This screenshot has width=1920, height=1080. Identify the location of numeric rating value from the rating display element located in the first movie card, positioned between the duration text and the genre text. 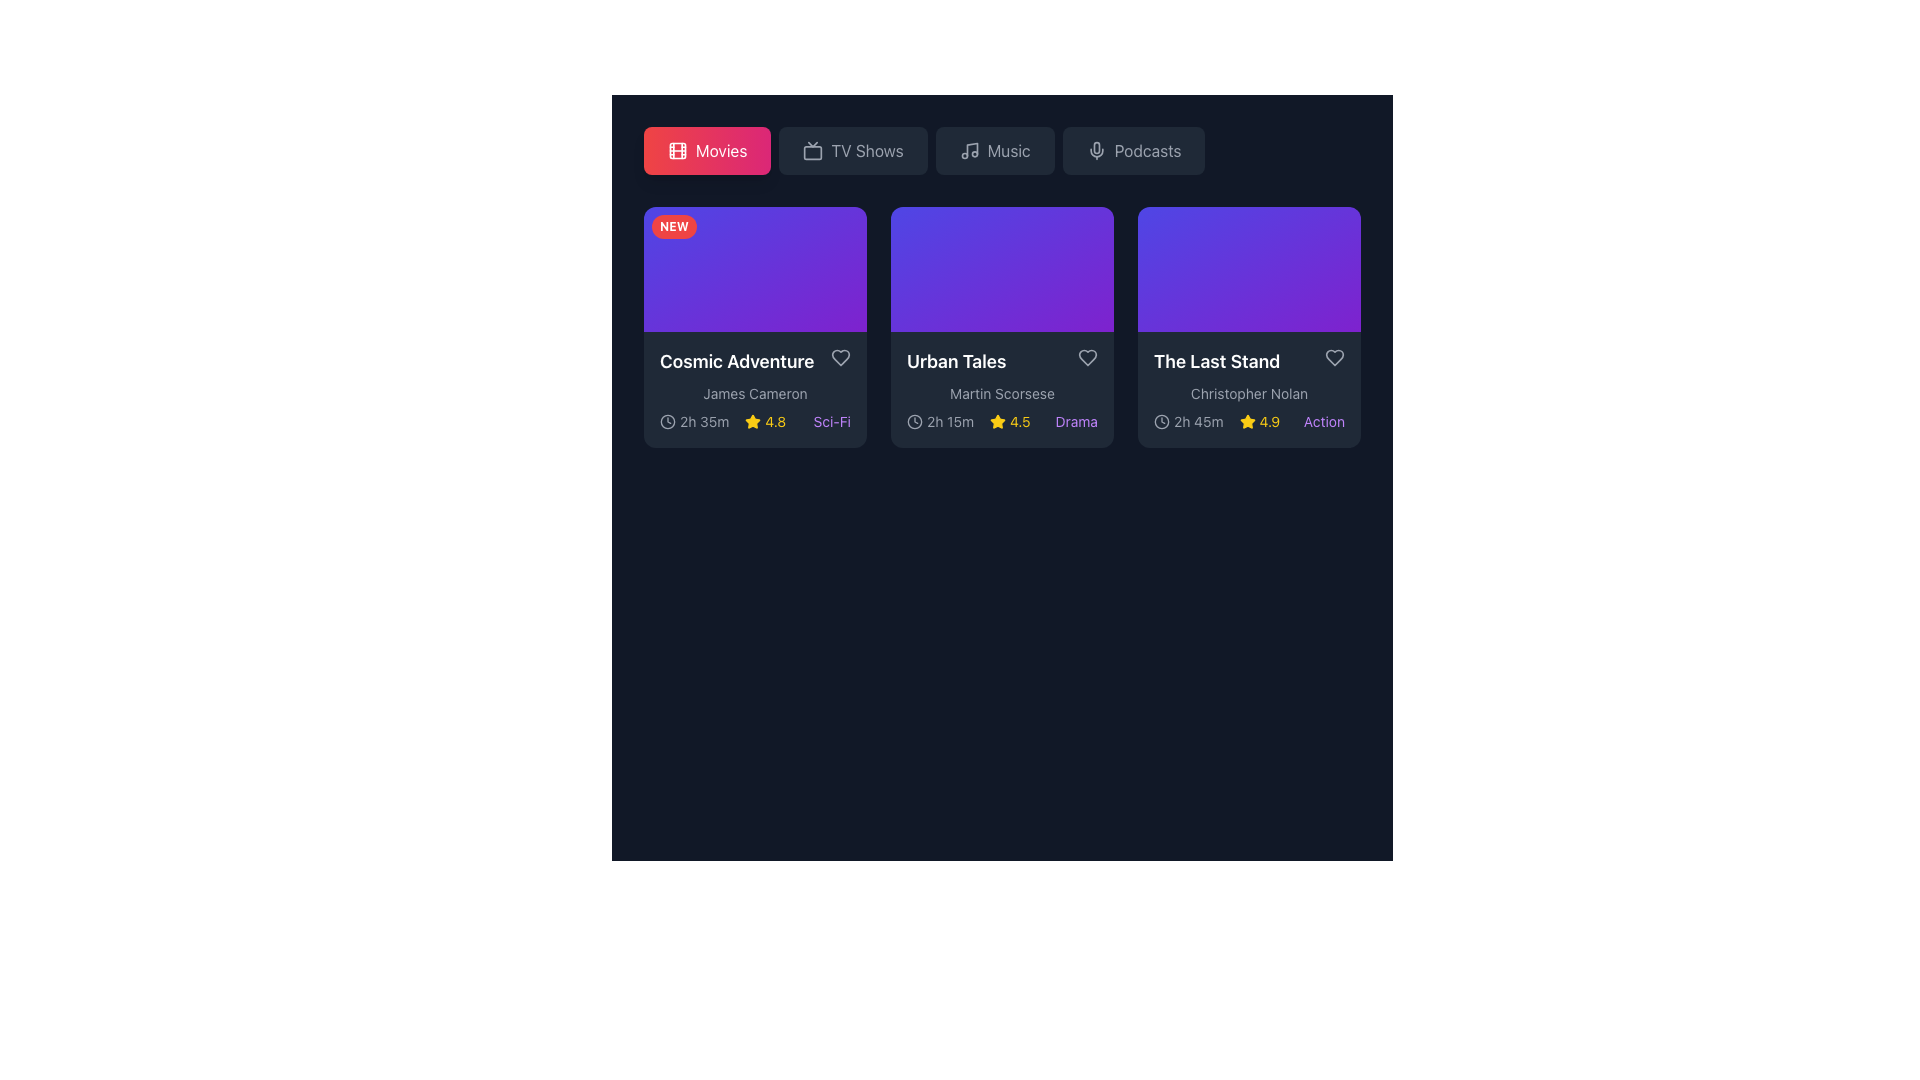
(764, 421).